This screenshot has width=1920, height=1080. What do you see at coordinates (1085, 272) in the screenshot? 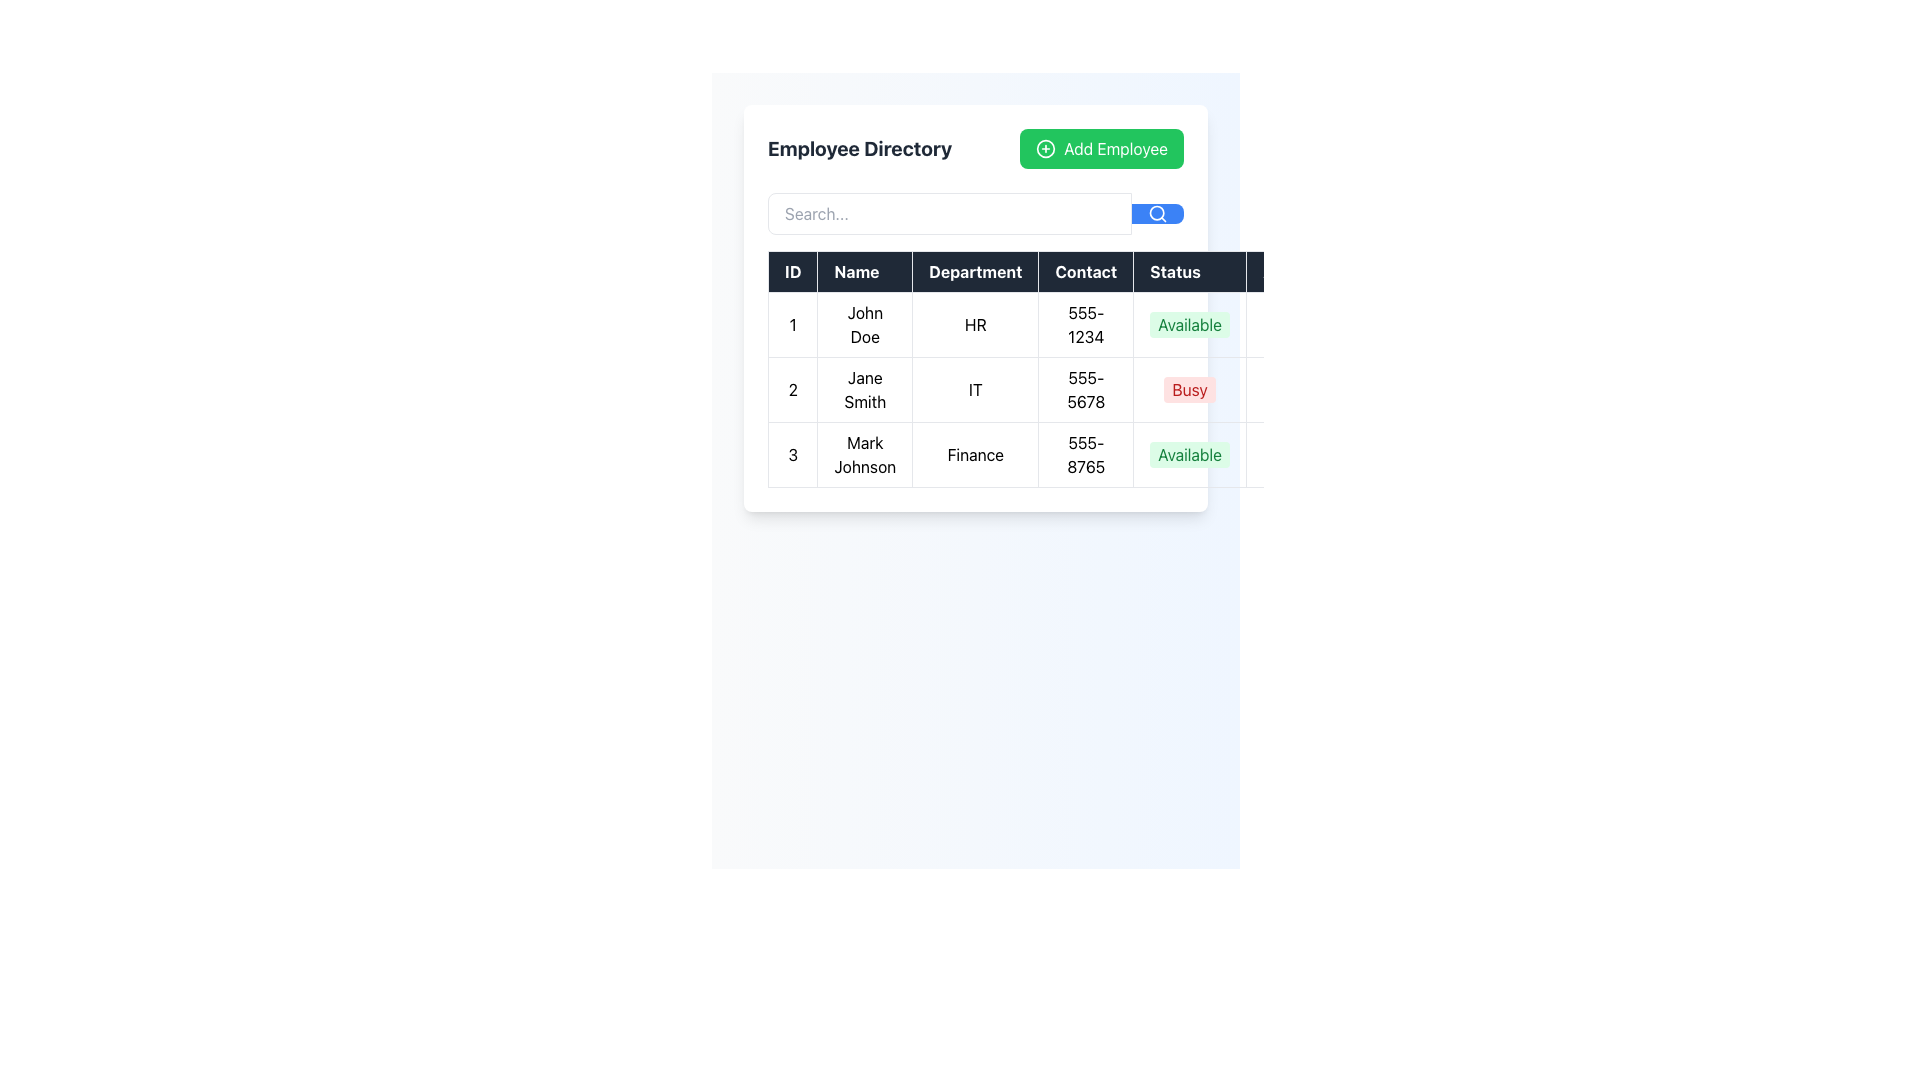
I see `the 'Contact' text label in the table header, which has a dark background and white text, positioned as the fourth column header in the row` at bounding box center [1085, 272].